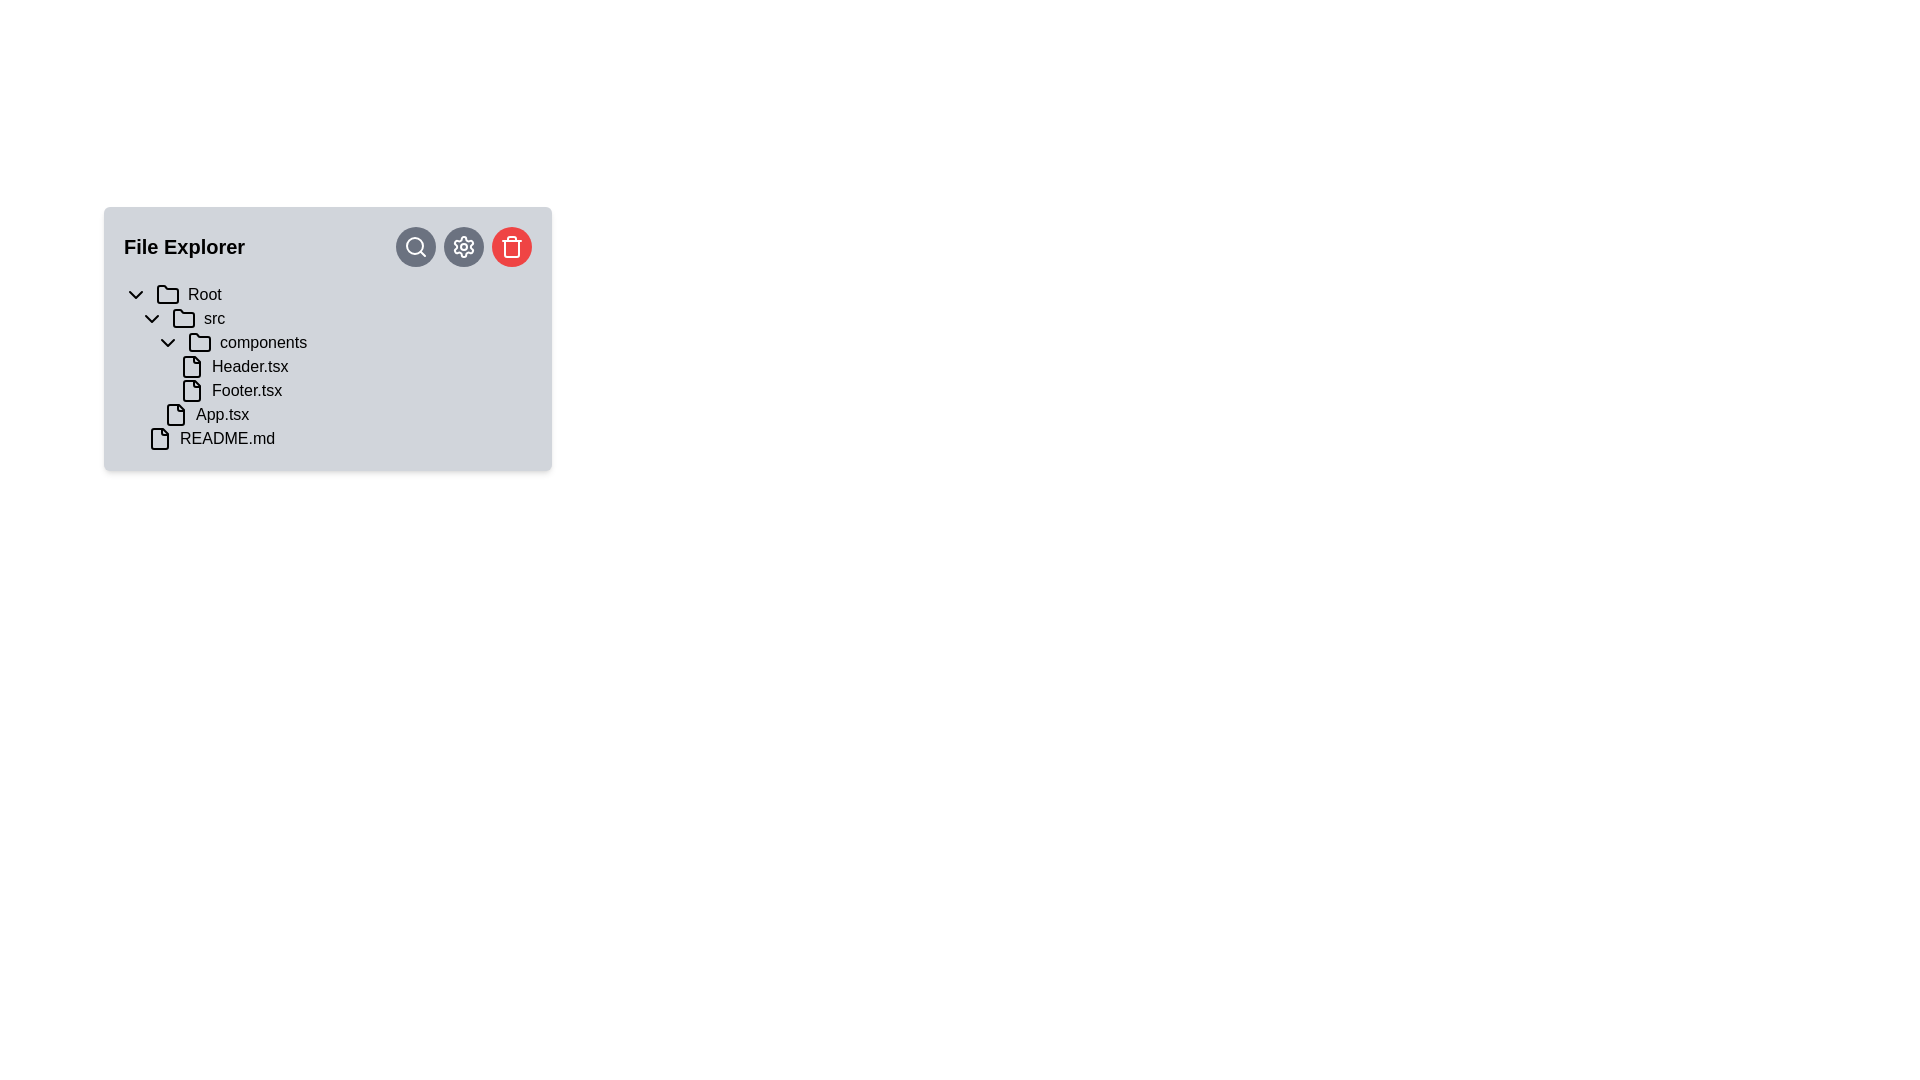 This screenshot has width=1920, height=1080. I want to click on the circular settings button with a gear icon located in the top-right corner of the 'File Explorer' panel, so click(463, 245).